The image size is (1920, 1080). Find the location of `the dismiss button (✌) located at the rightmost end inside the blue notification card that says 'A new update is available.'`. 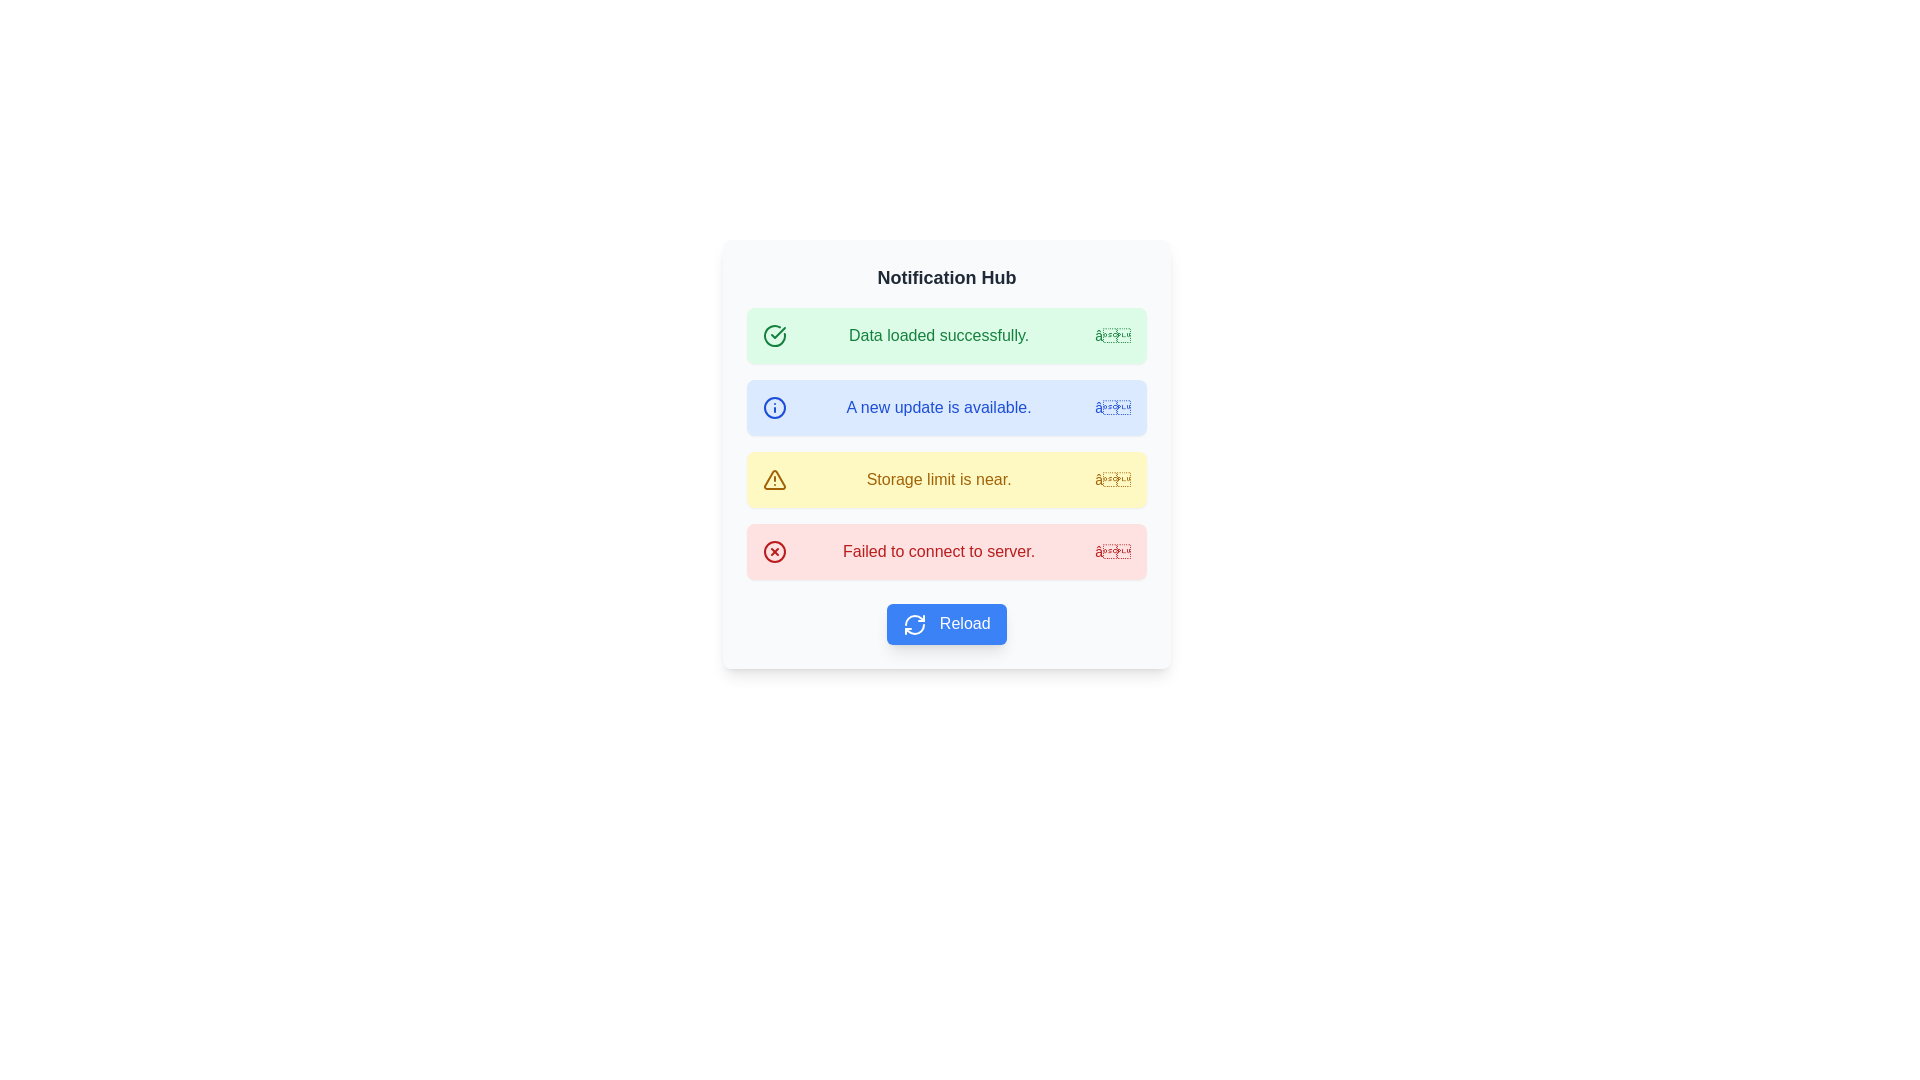

the dismiss button (✌) located at the rightmost end inside the blue notification card that says 'A new update is available.' is located at coordinates (1112, 407).